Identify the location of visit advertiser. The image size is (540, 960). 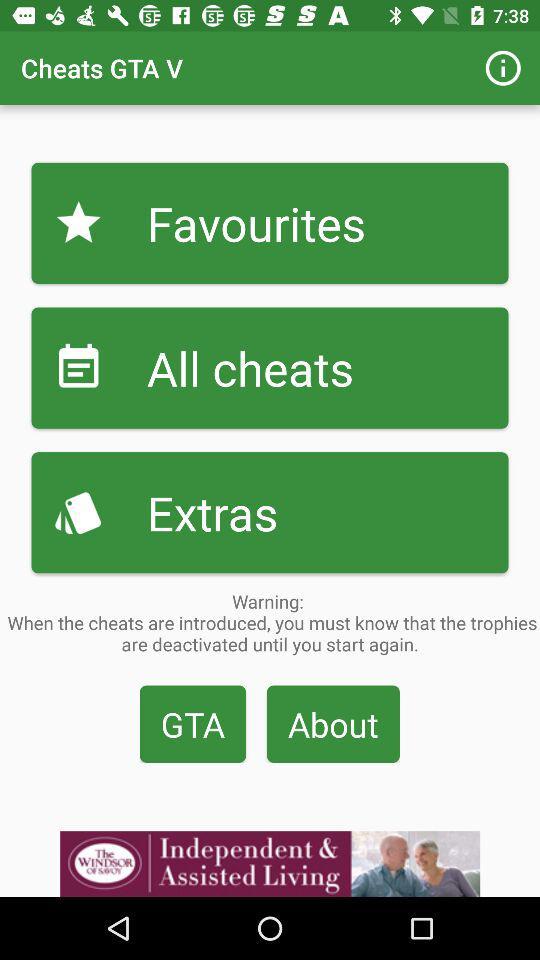
(270, 863).